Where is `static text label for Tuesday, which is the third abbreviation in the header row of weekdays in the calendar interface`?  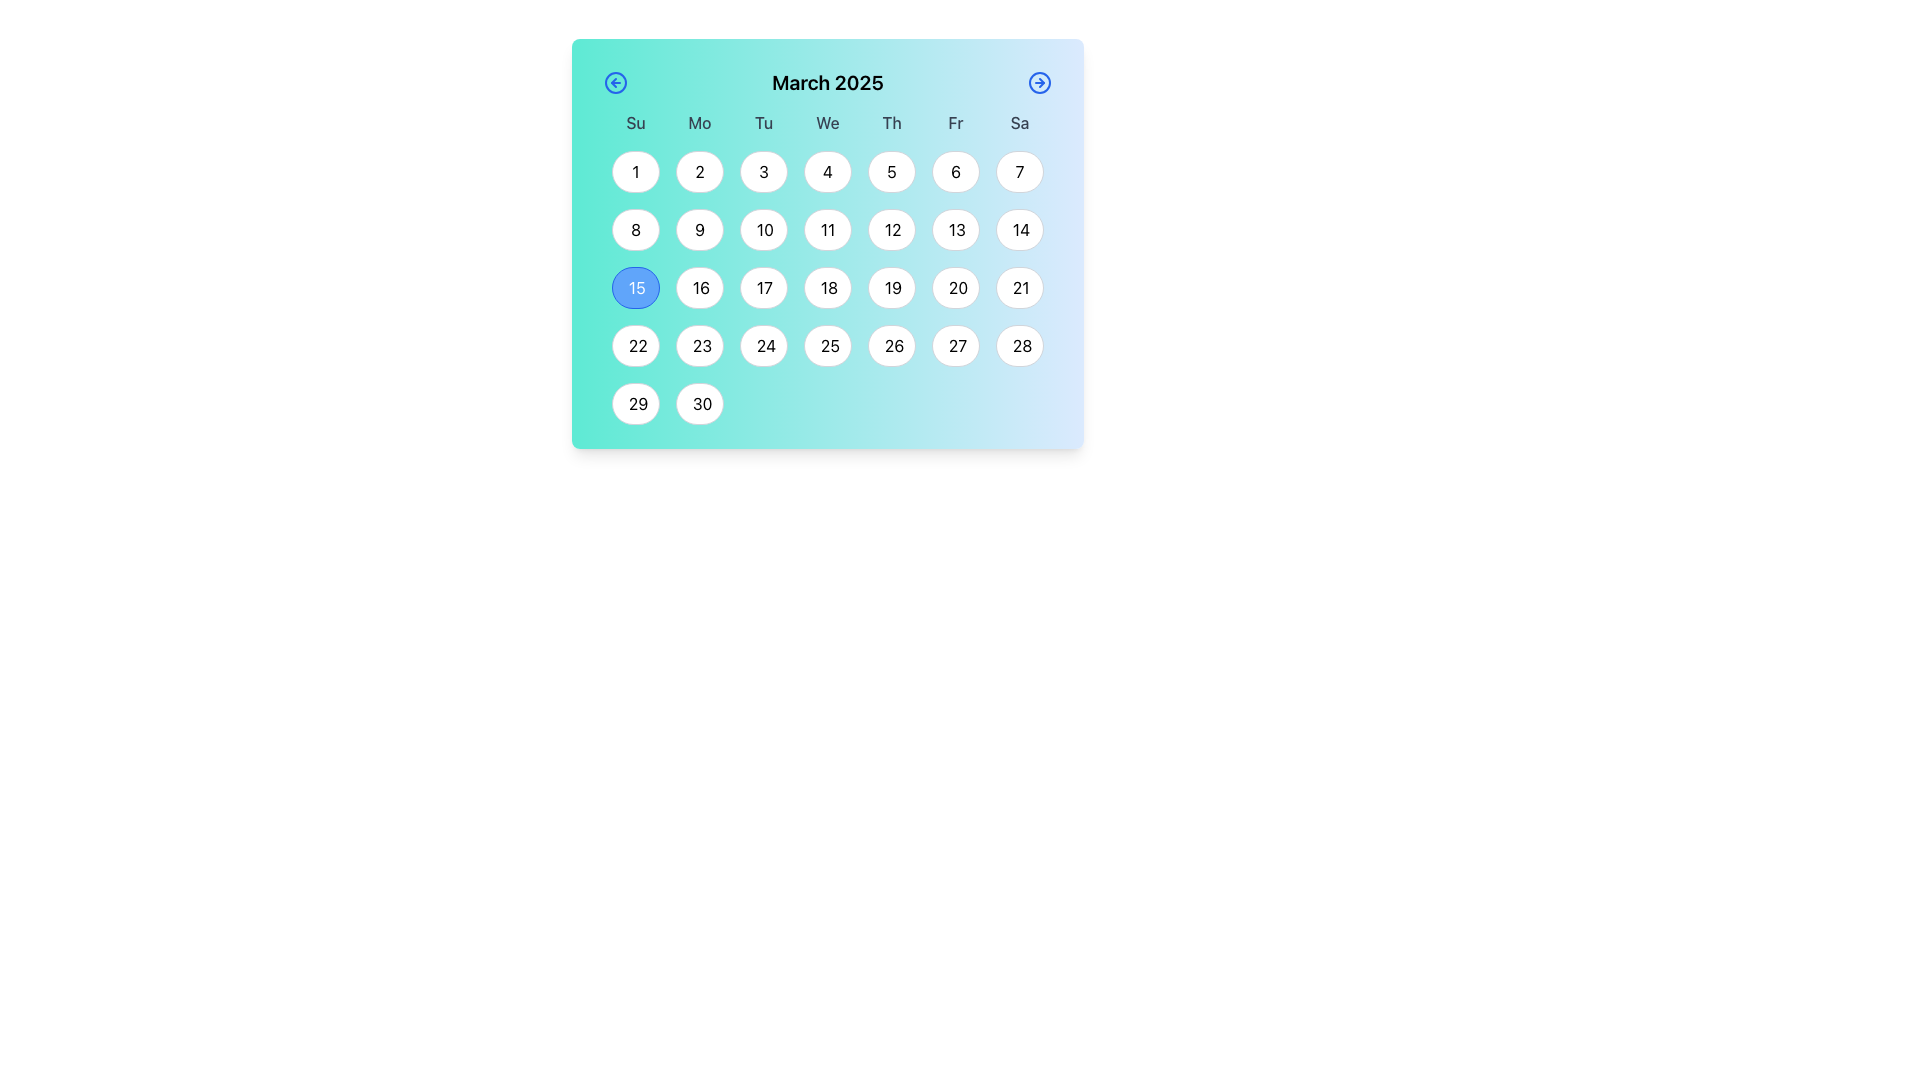 static text label for Tuesday, which is the third abbreviation in the header row of weekdays in the calendar interface is located at coordinates (762, 123).